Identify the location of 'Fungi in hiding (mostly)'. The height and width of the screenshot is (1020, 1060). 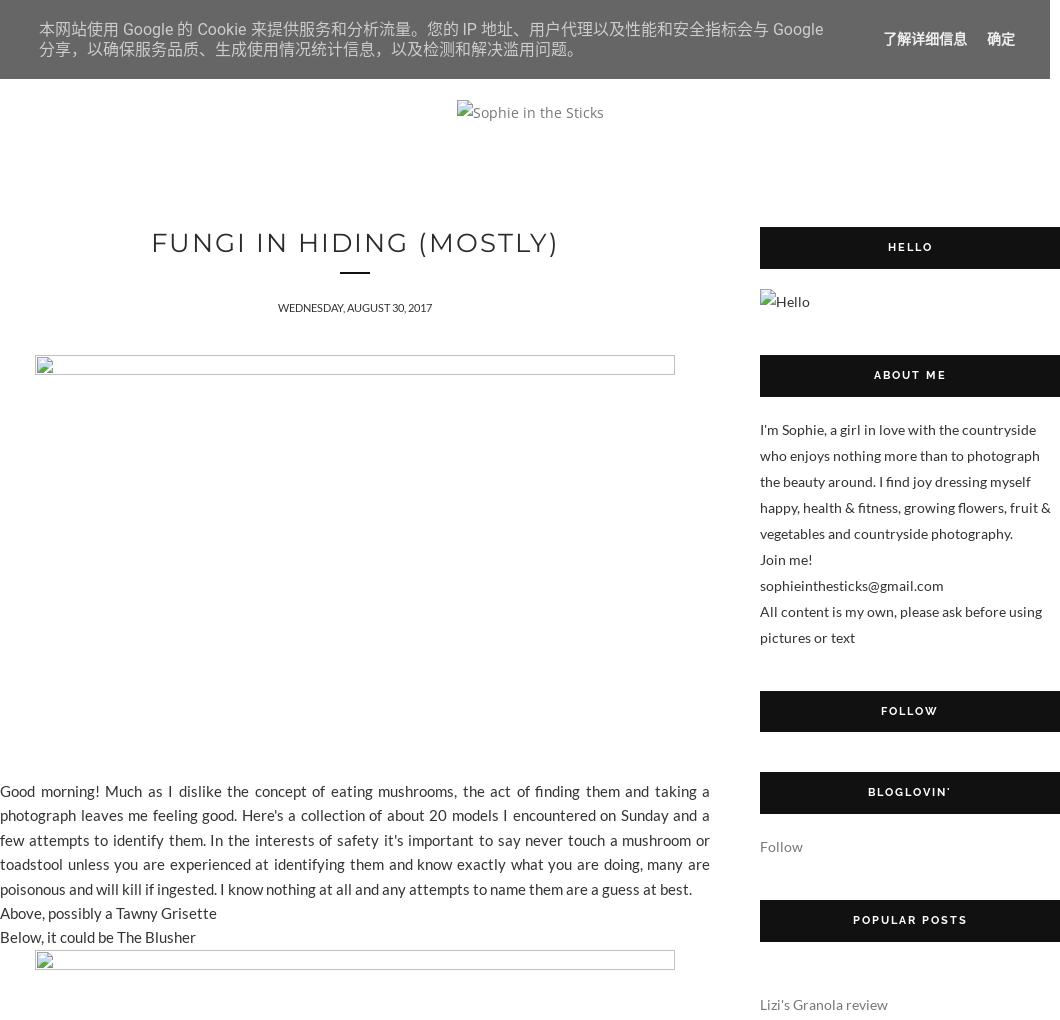
(148, 242).